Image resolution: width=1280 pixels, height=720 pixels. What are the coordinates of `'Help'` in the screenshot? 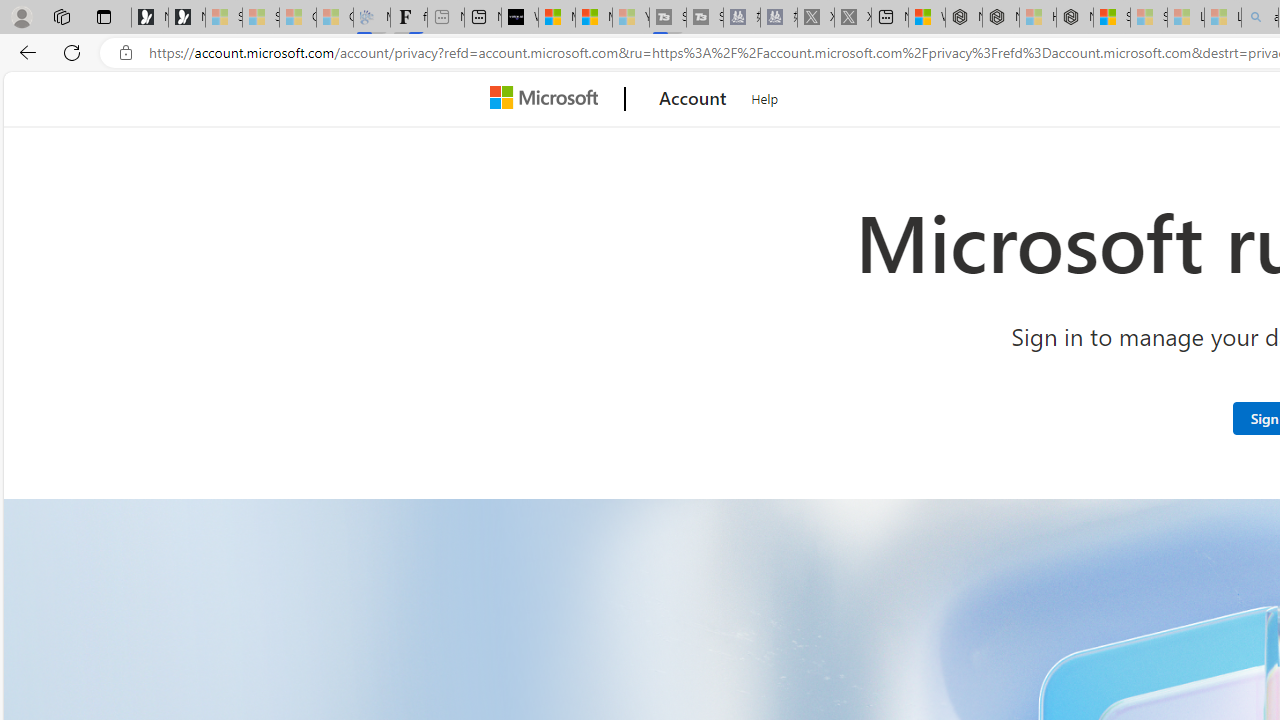 It's located at (764, 96).